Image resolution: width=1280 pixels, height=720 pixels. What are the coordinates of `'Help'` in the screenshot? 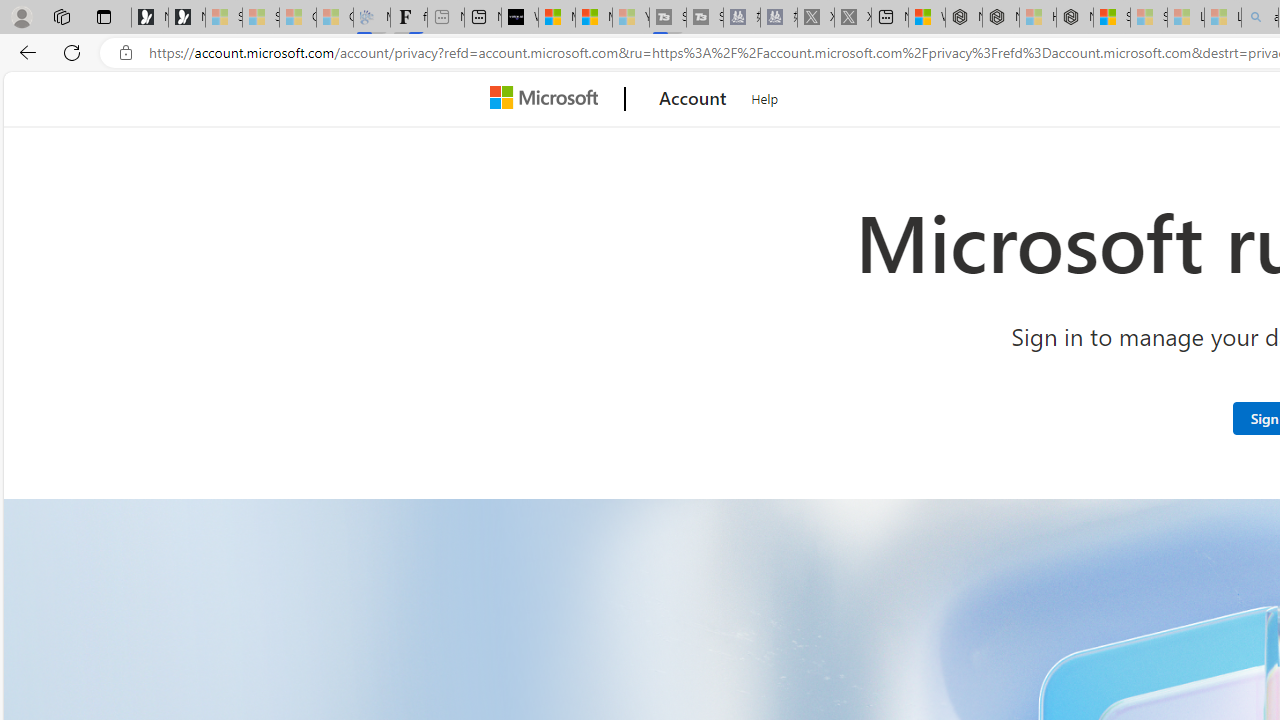 It's located at (764, 96).